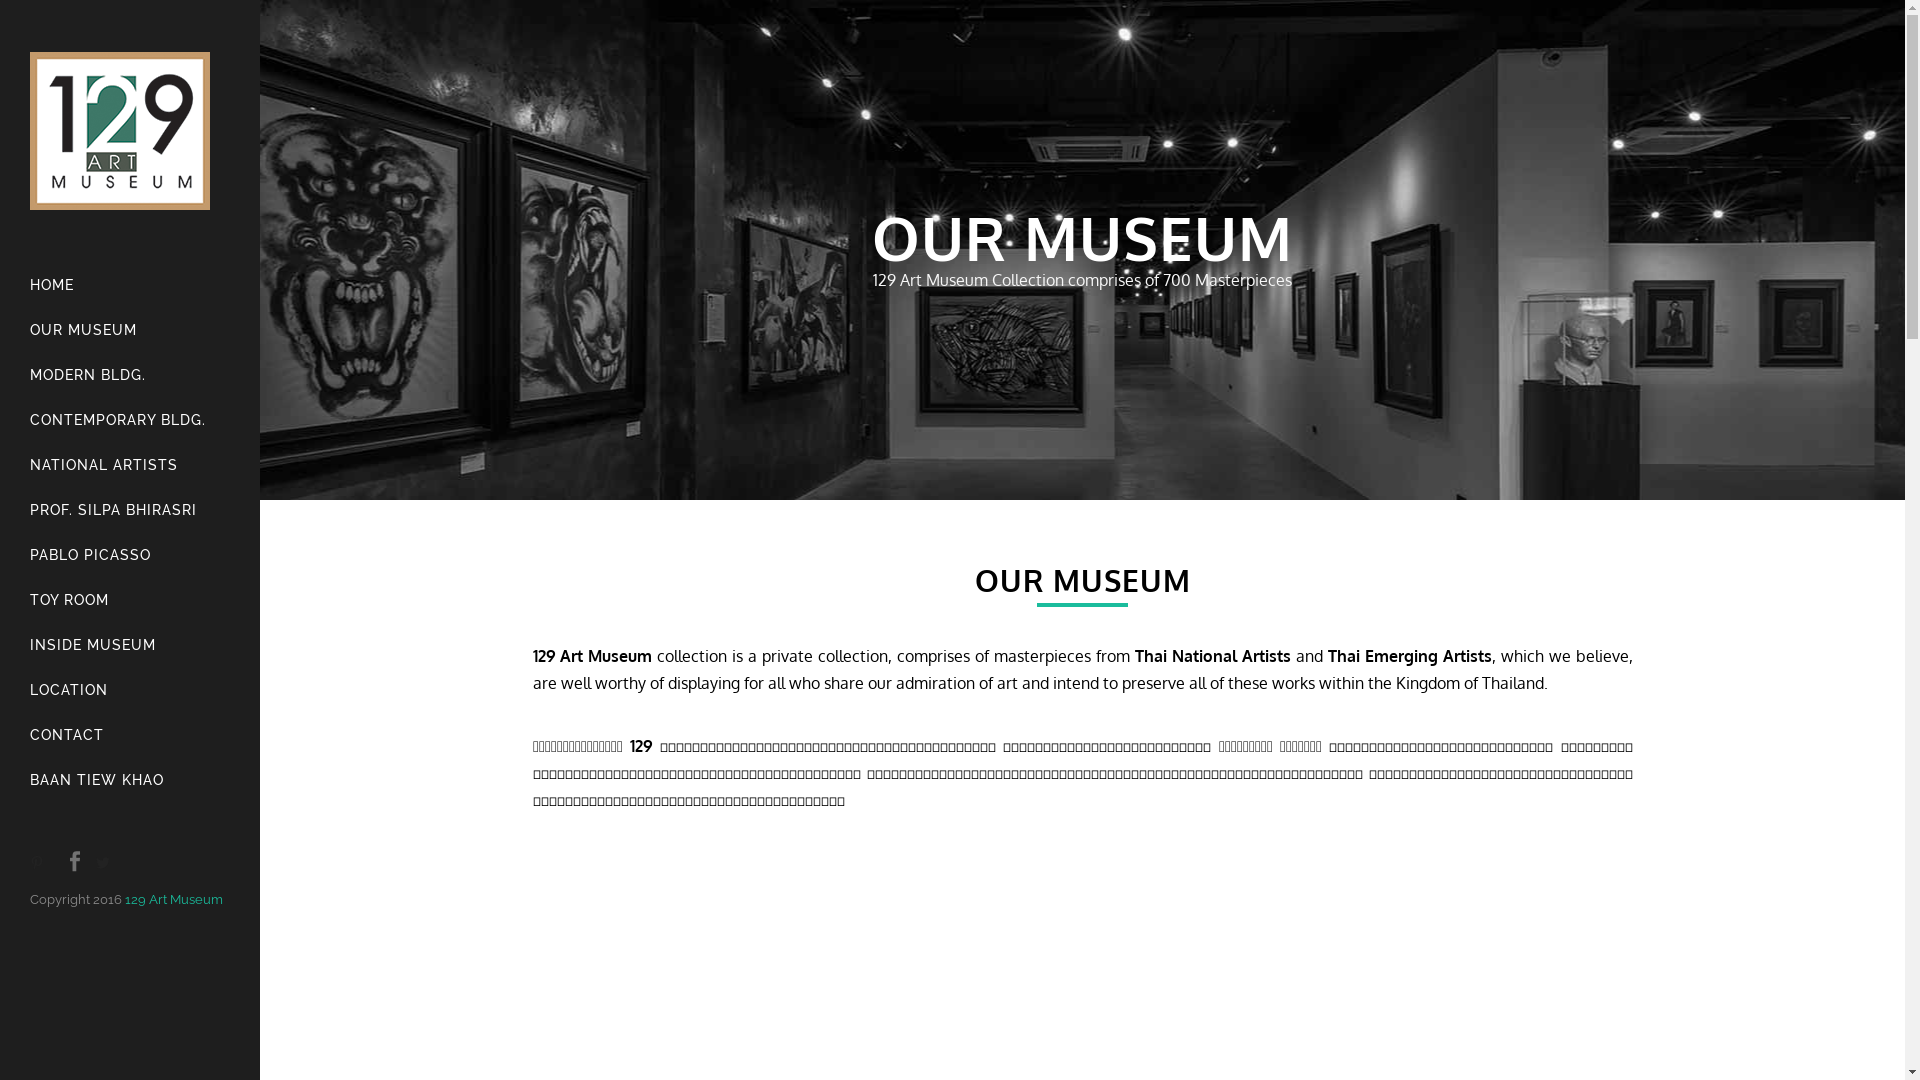 Image resolution: width=1920 pixels, height=1080 pixels. Describe the element at coordinates (128, 285) in the screenshot. I see `'HOME'` at that location.